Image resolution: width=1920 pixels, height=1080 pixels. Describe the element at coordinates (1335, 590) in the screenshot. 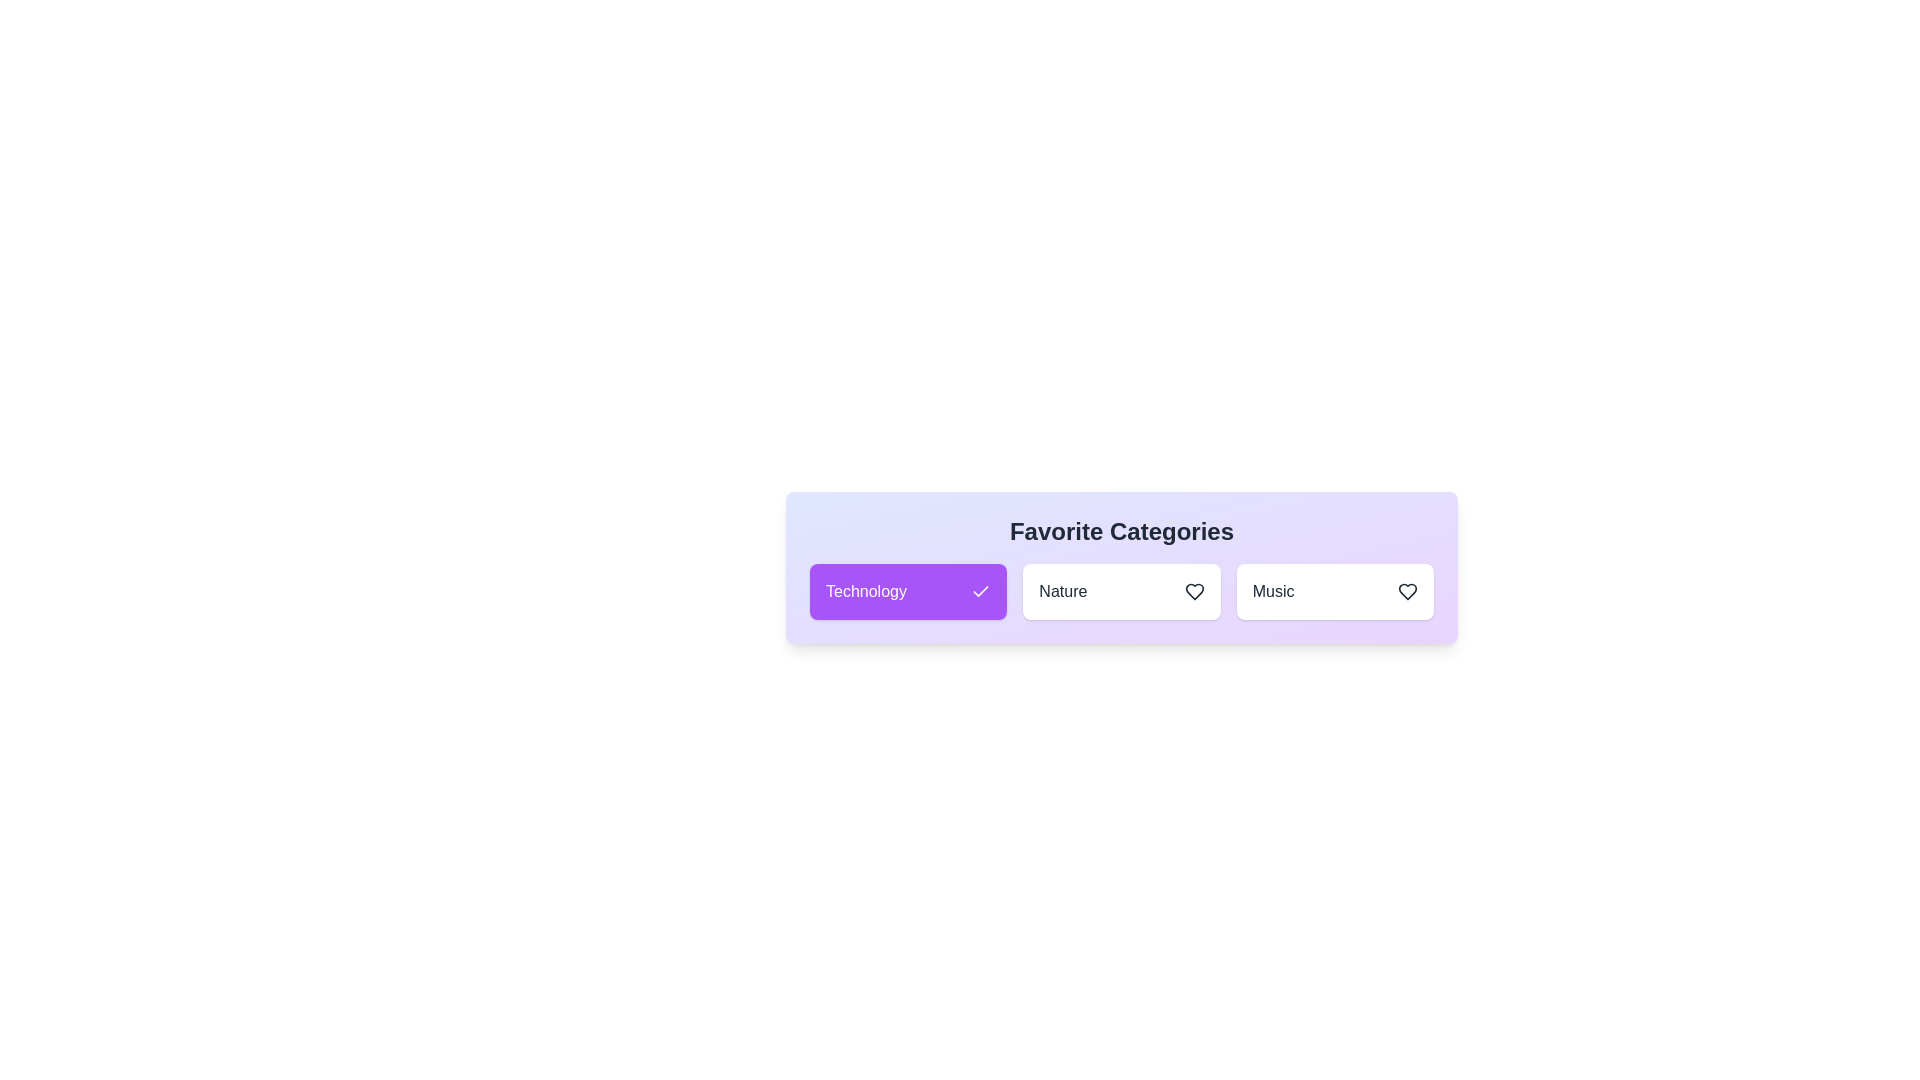

I see `the category Music to observe its hover effect` at that location.